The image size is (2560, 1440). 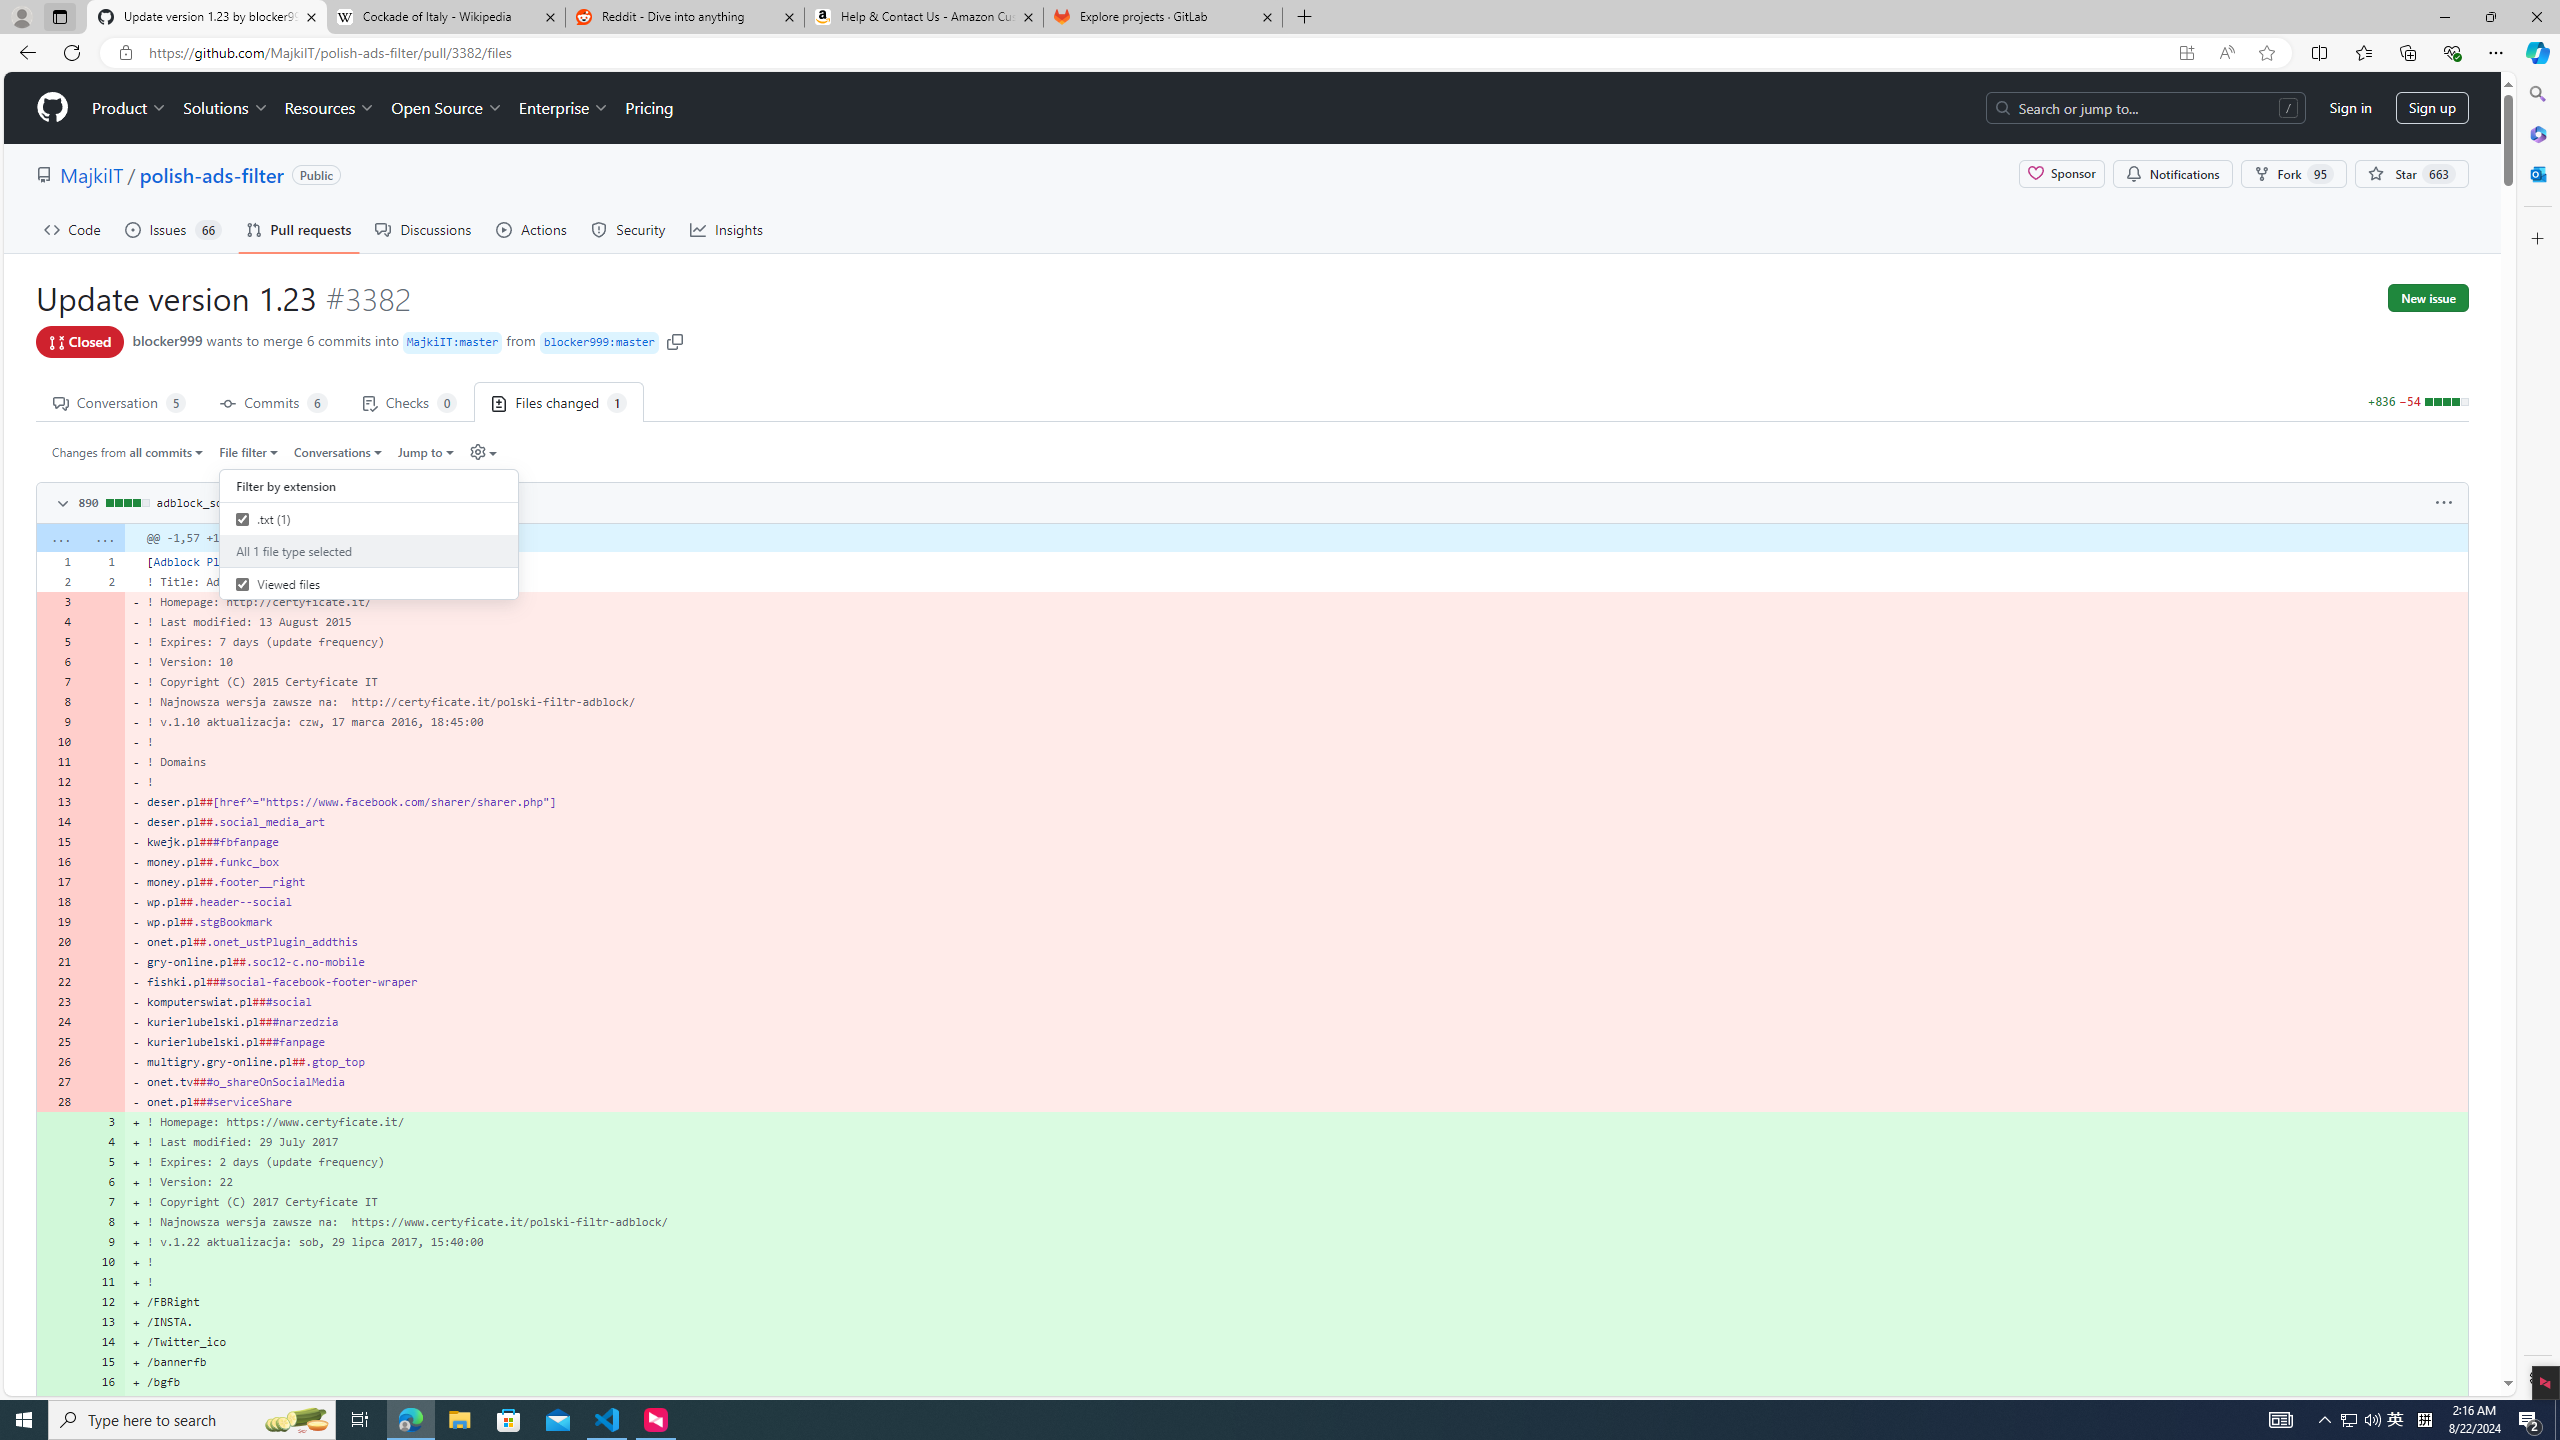 What do you see at coordinates (368, 582) in the screenshot?
I see `'Viewed files'` at bounding box center [368, 582].